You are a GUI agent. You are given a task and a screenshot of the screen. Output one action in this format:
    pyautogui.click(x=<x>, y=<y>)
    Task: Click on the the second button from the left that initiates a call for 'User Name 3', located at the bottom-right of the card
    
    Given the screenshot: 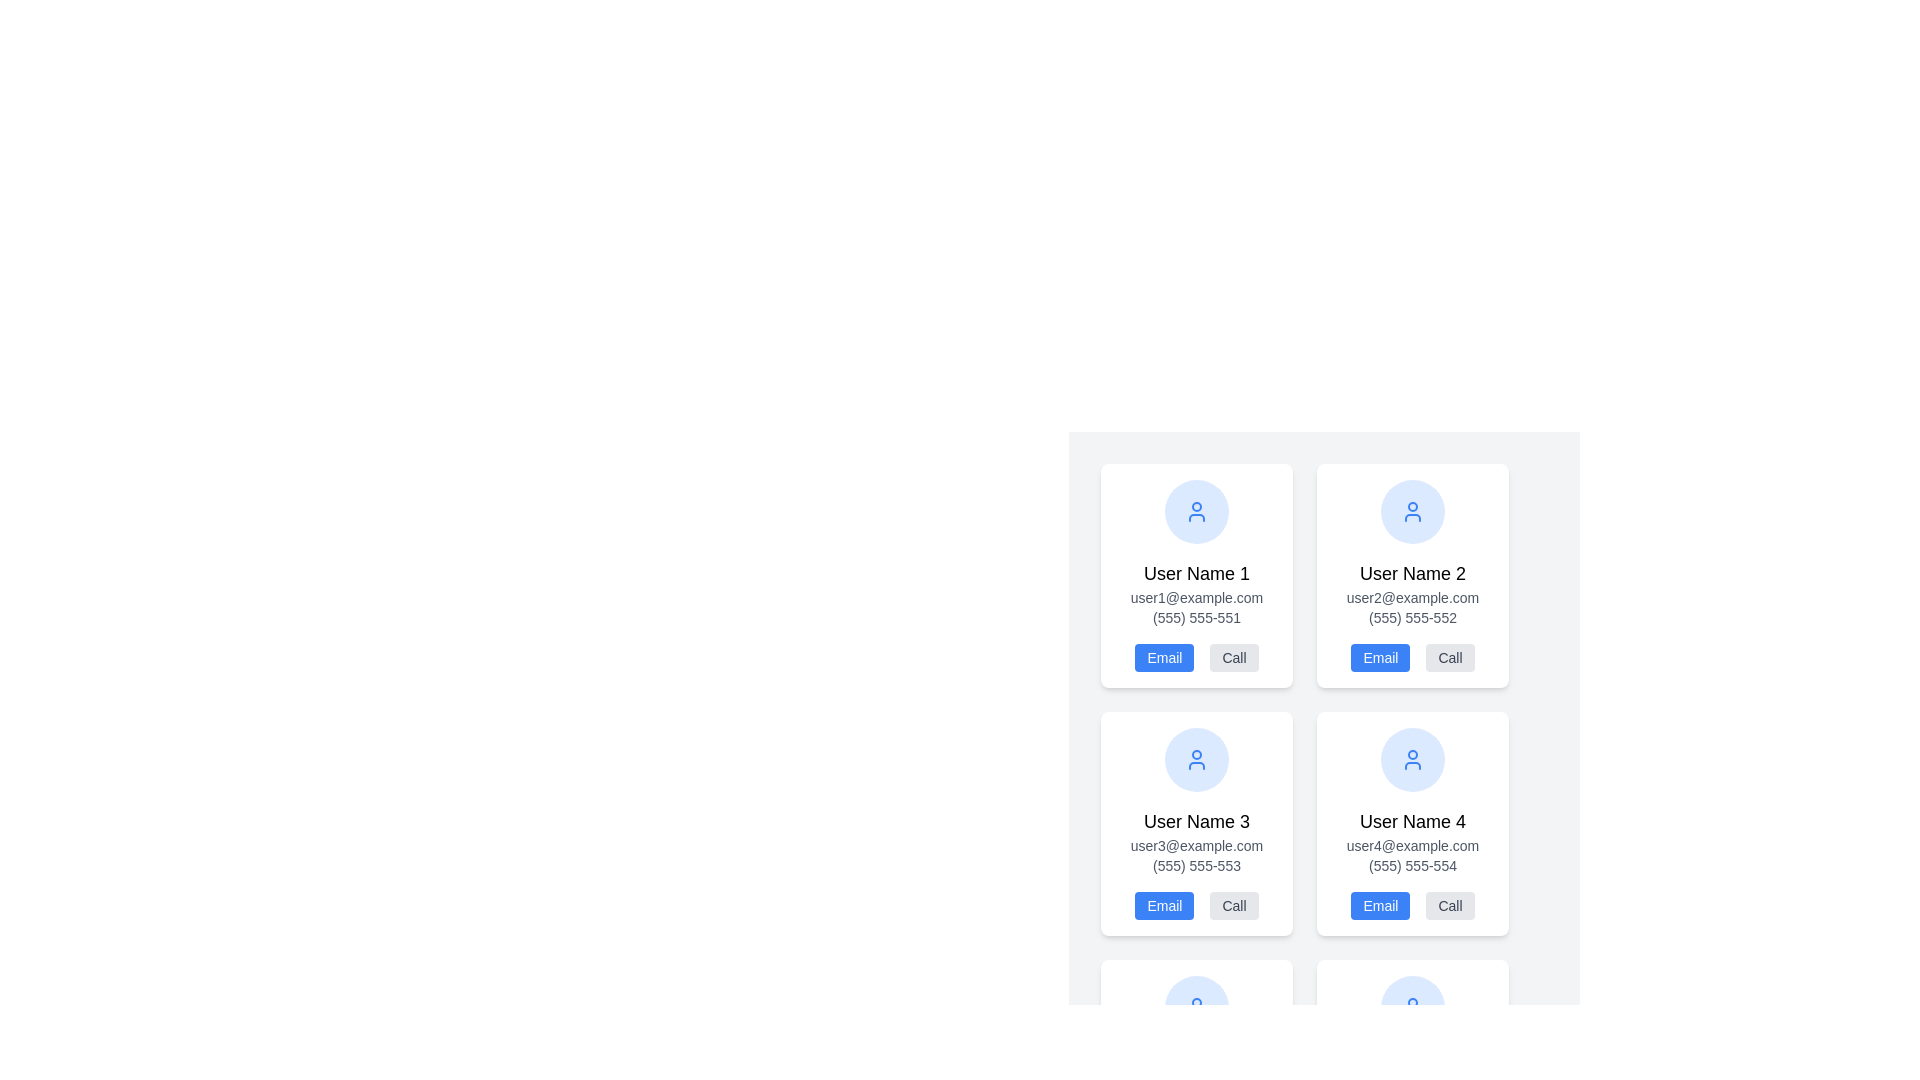 What is the action you would take?
    pyautogui.click(x=1233, y=906)
    